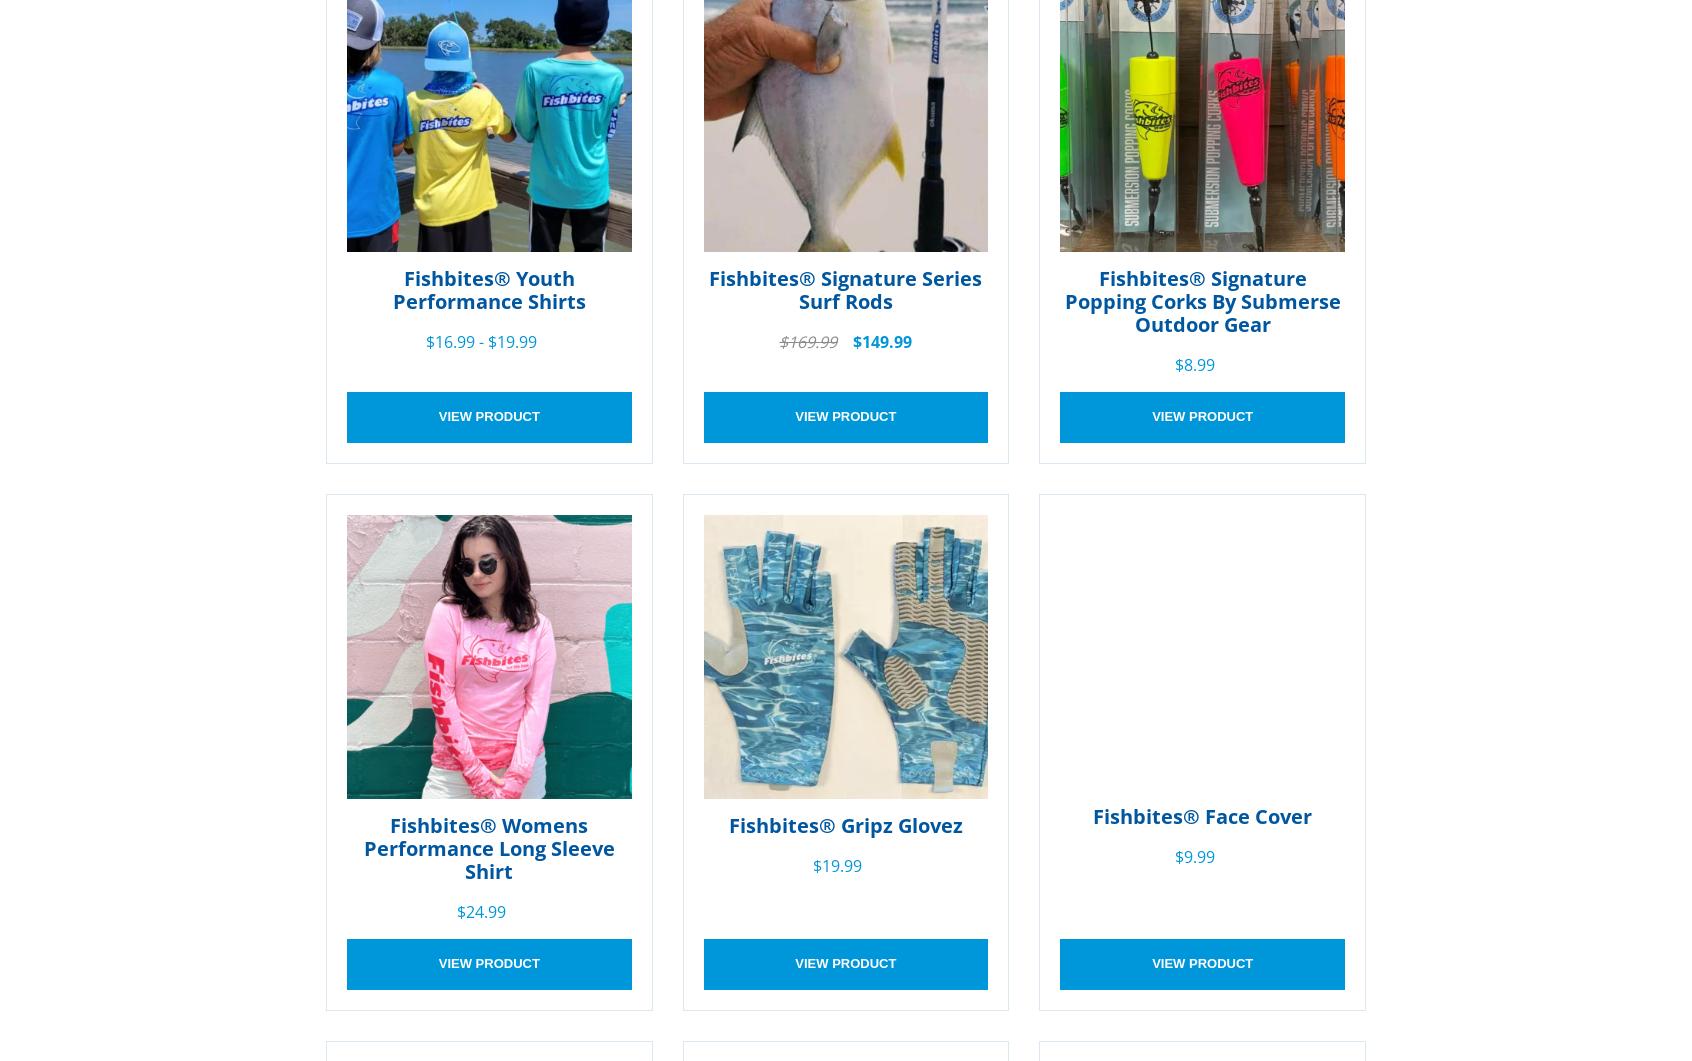 Image resolution: width=1692 pixels, height=1061 pixels. Describe the element at coordinates (362, 848) in the screenshot. I see `'Fishbites® Womens Performance Long Sleeve Shirt'` at that location.